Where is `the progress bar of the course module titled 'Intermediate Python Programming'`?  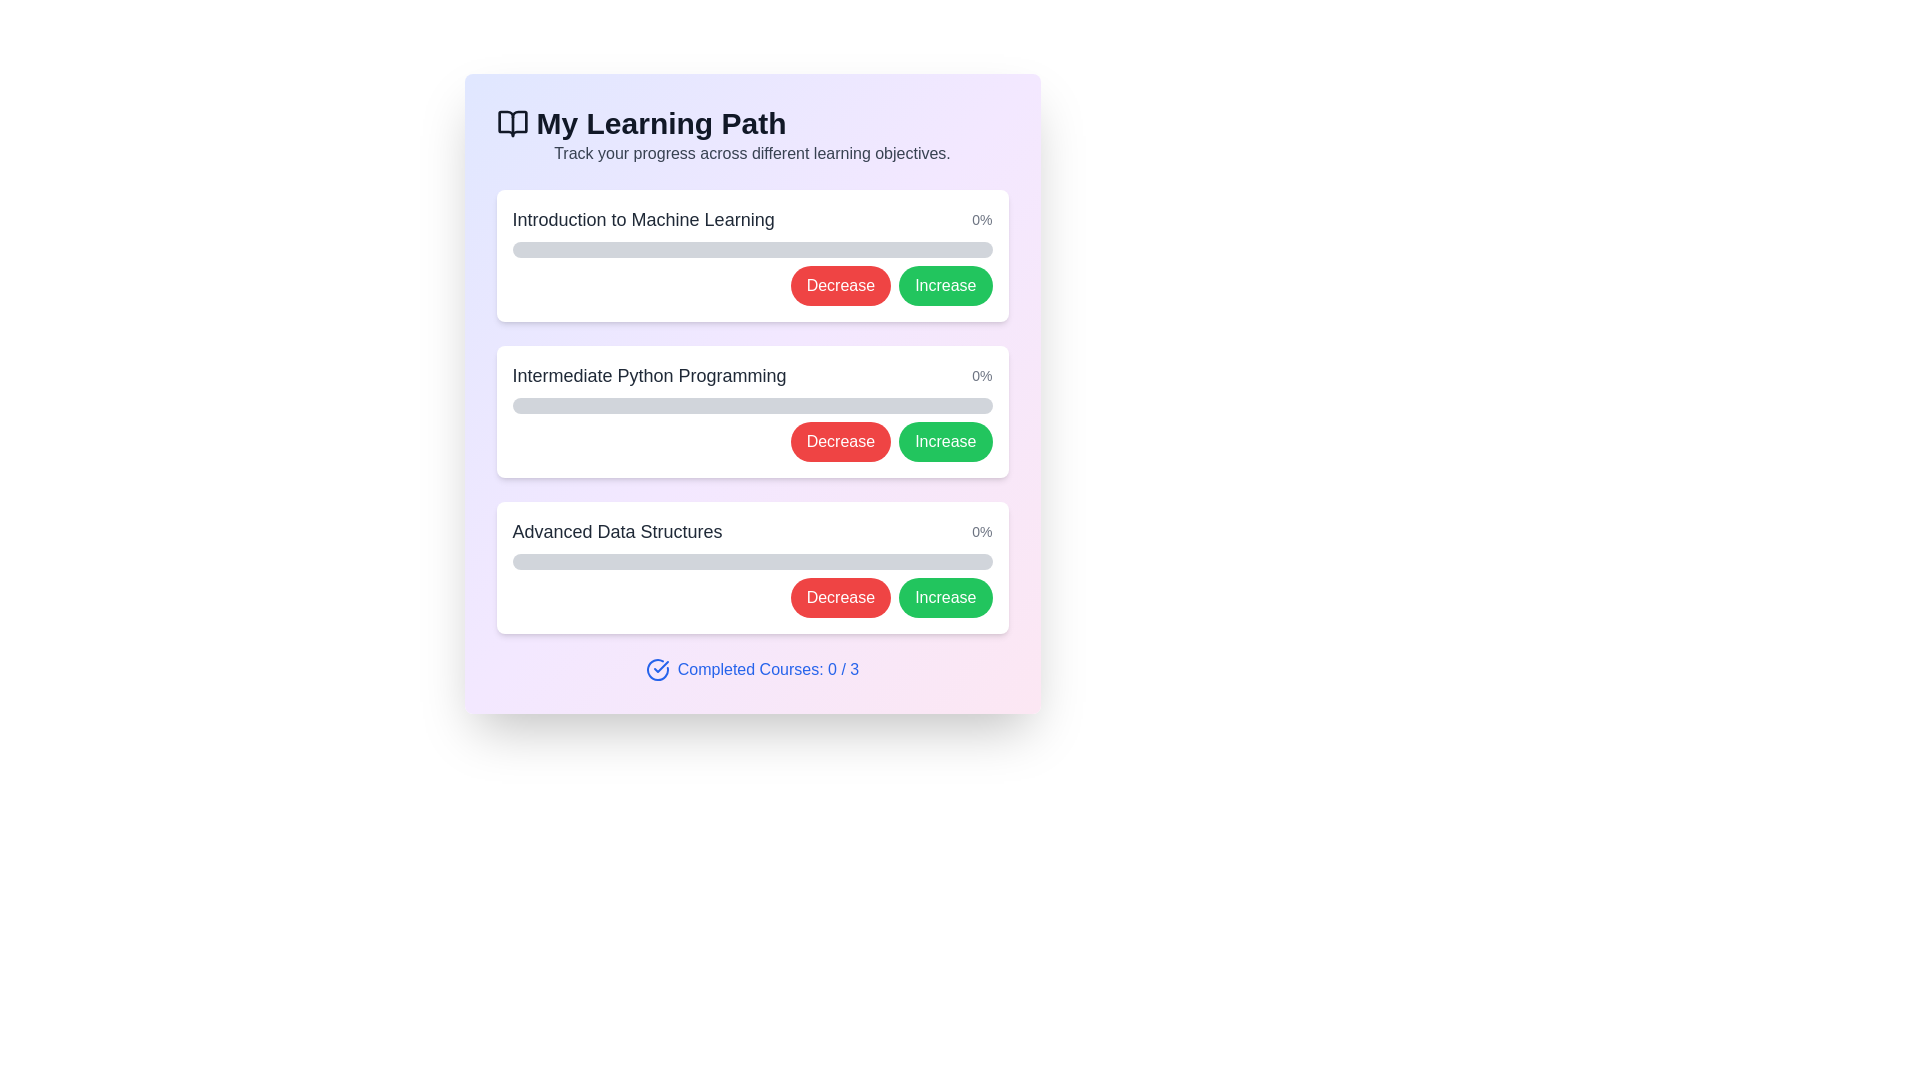
the progress bar of the course module titled 'Intermediate Python Programming' is located at coordinates (751, 411).